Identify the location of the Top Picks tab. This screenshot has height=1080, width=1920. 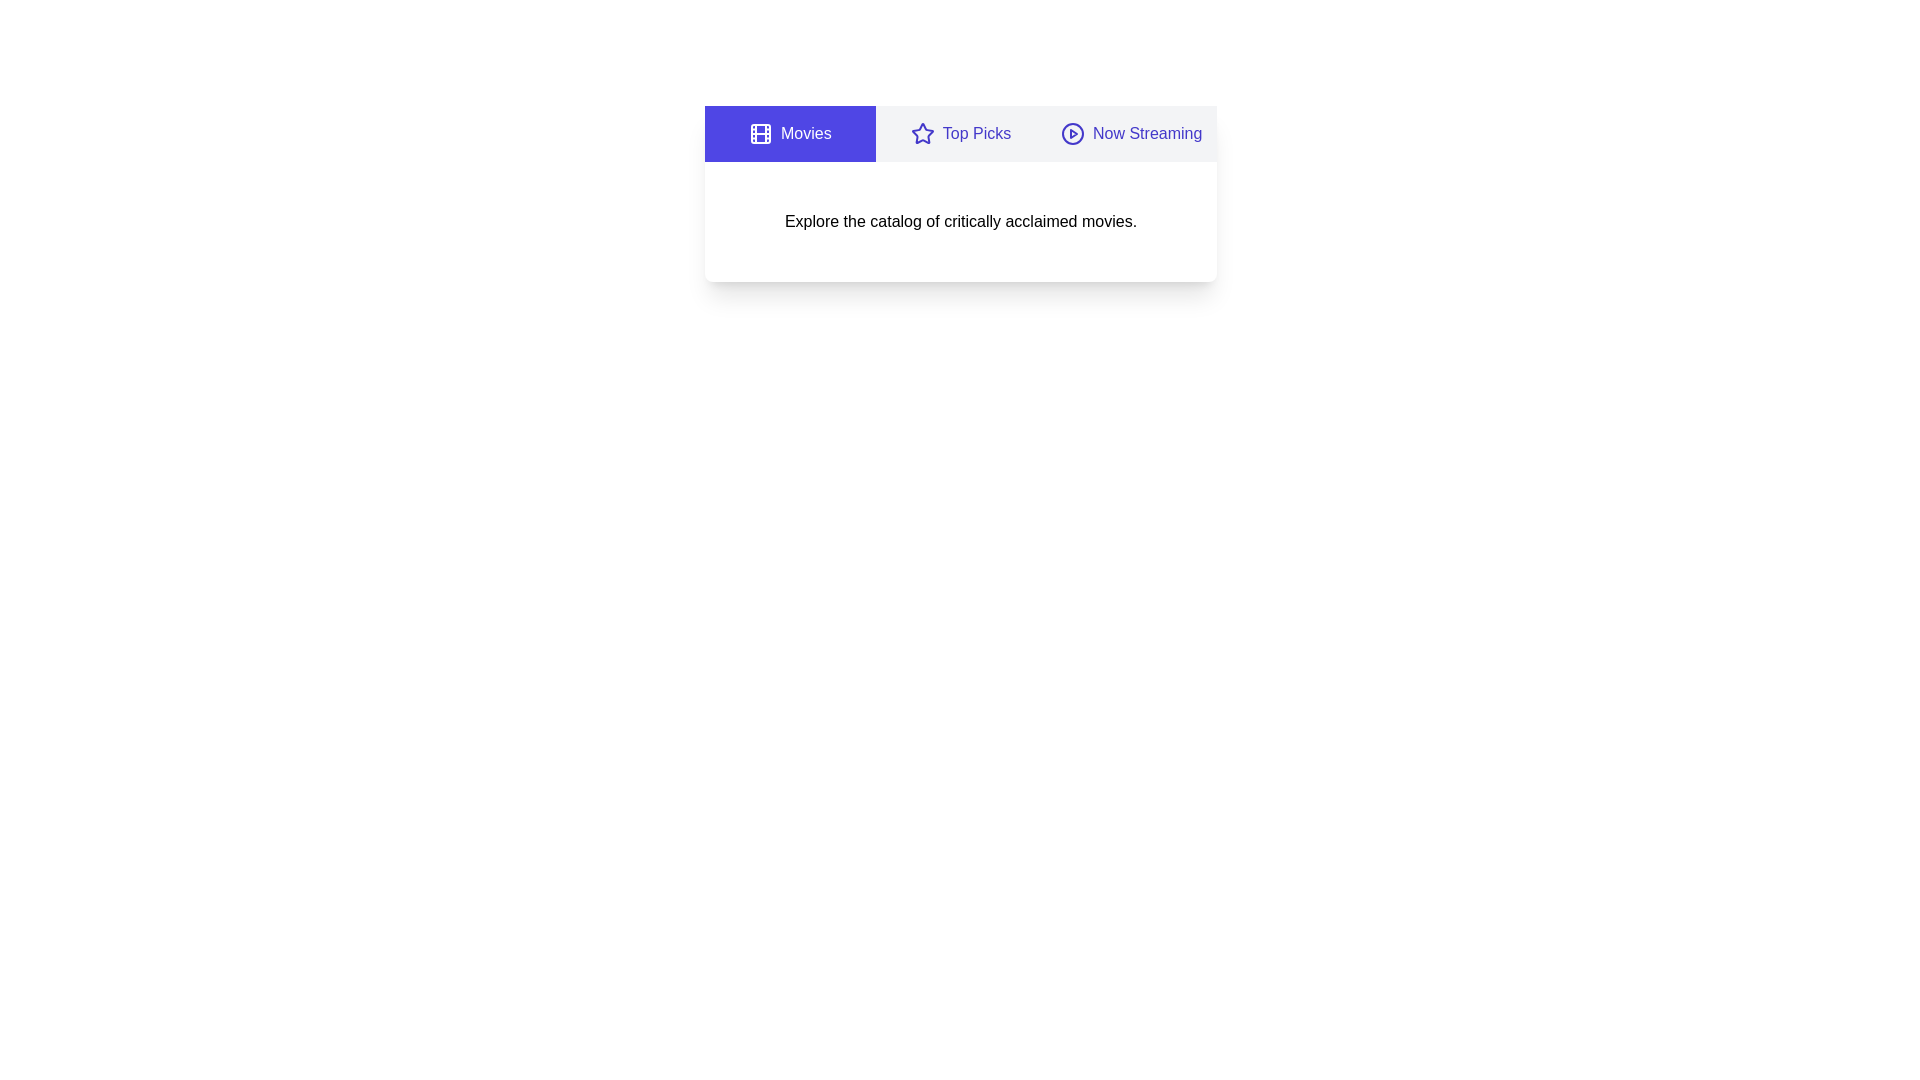
(960, 134).